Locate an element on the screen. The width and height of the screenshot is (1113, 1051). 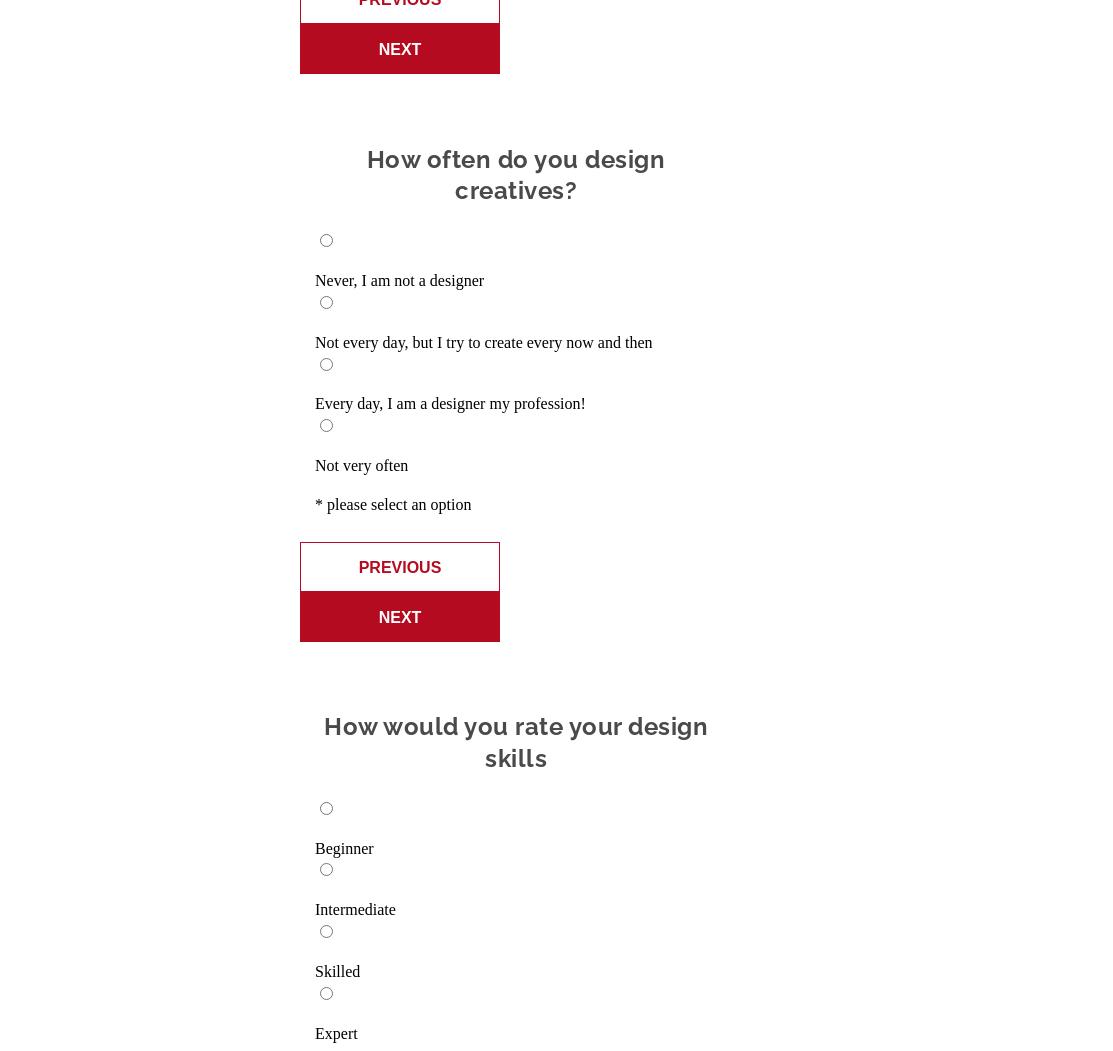
'Expert' is located at coordinates (336, 1031).